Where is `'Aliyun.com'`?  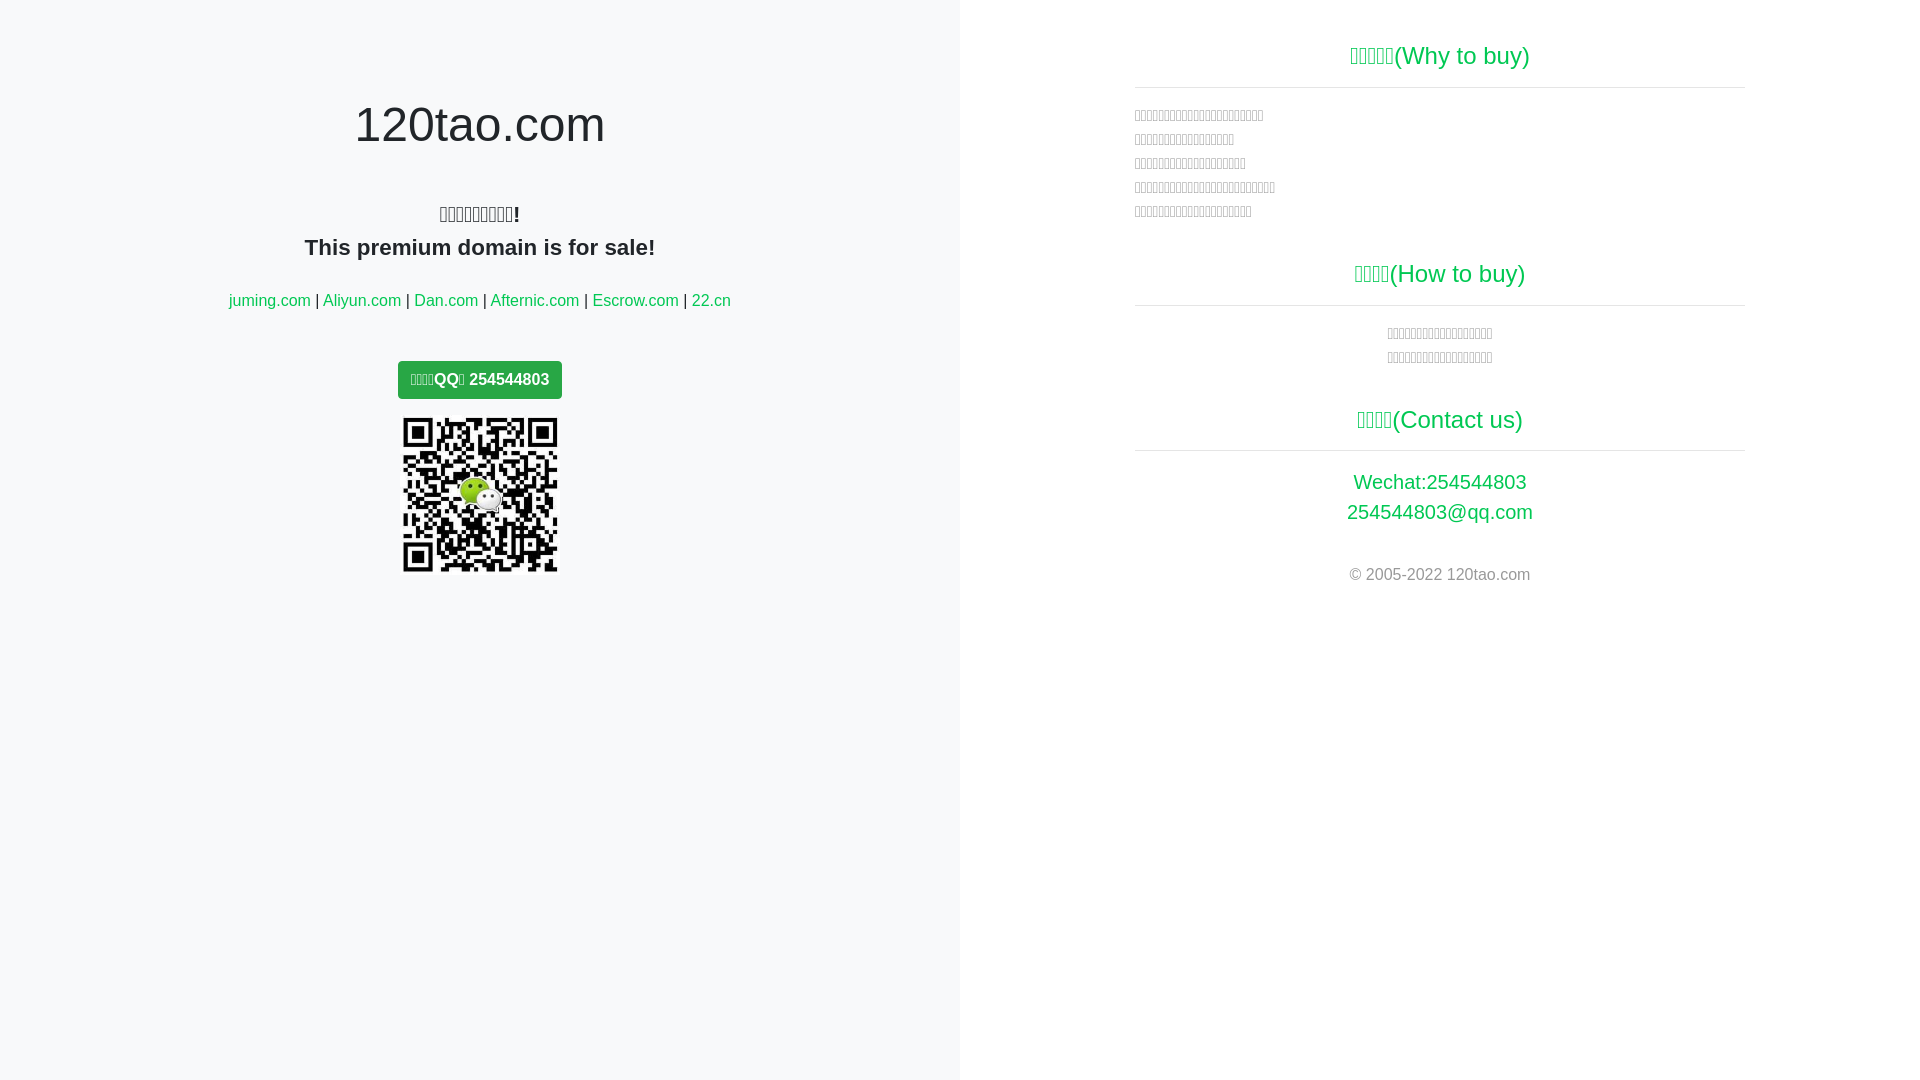 'Aliyun.com' is located at coordinates (361, 300).